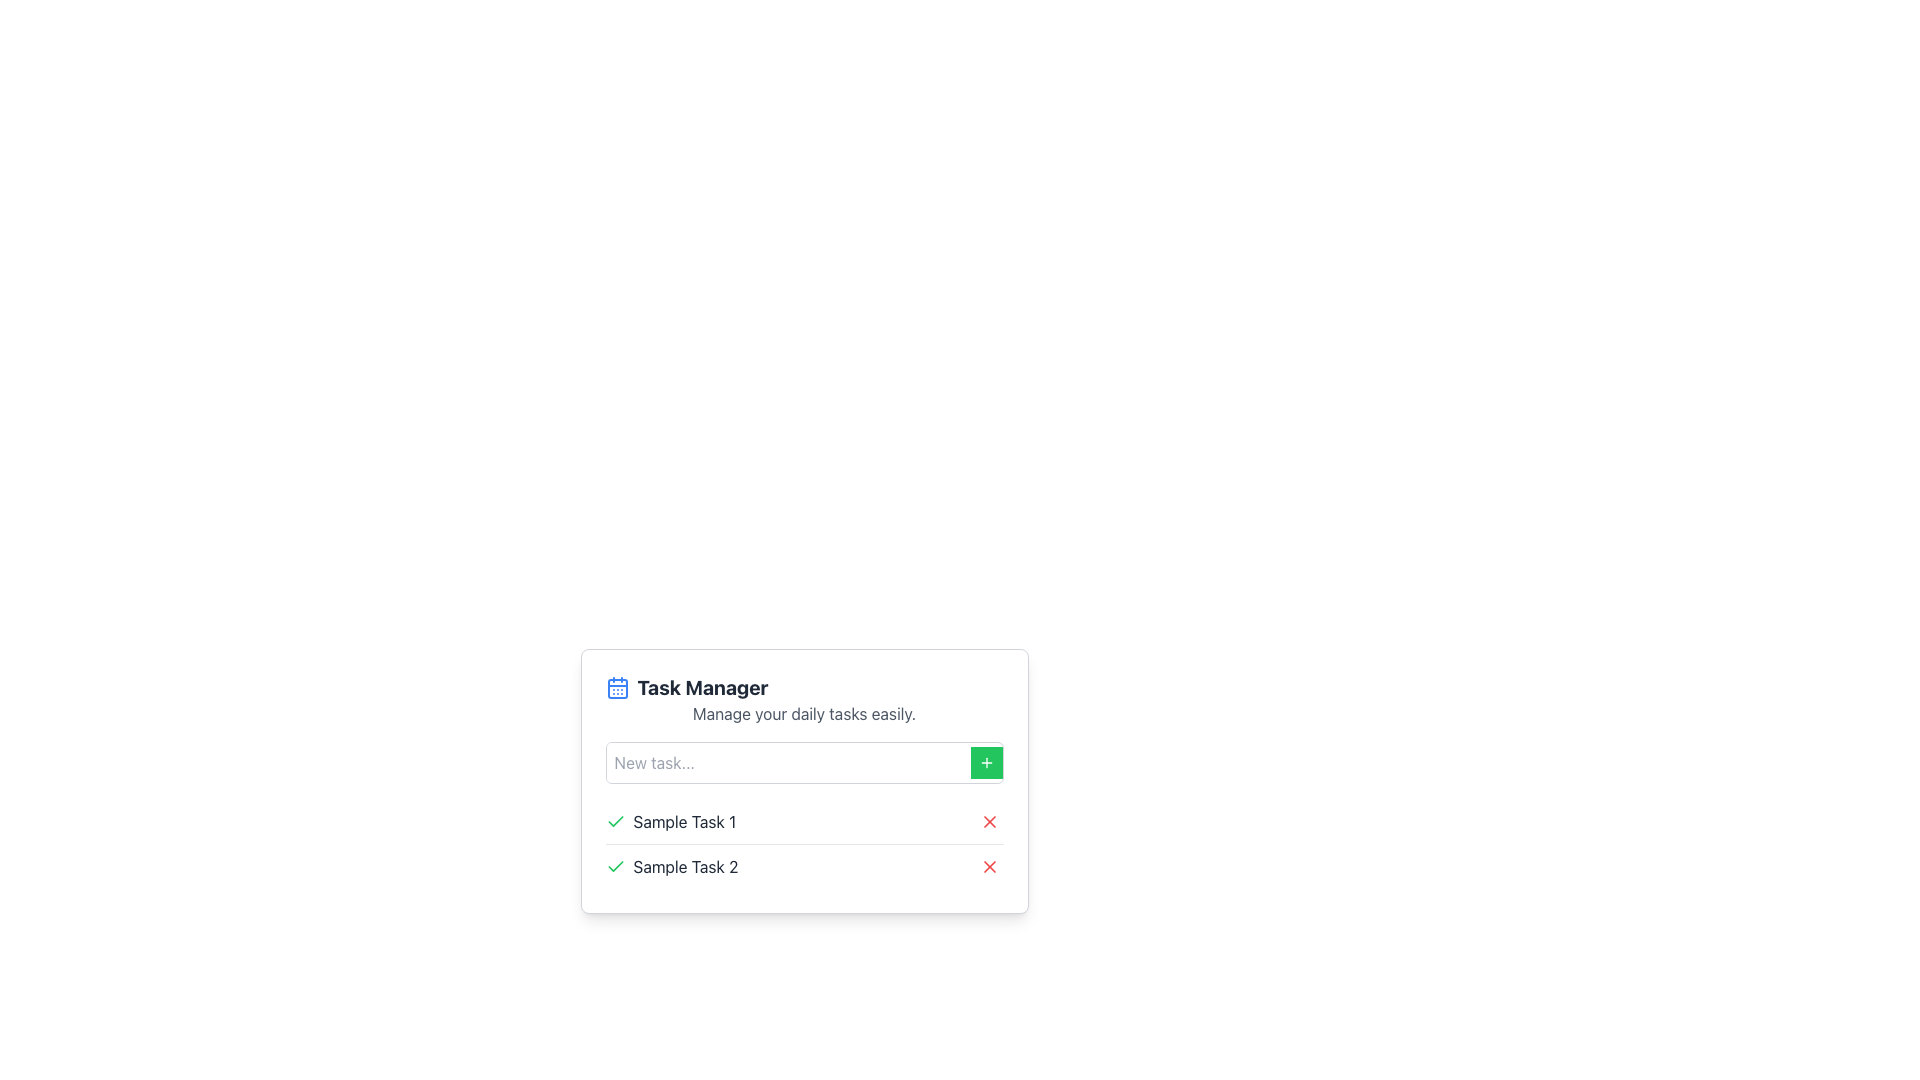 This screenshot has width=1920, height=1080. What do you see at coordinates (804, 712) in the screenshot?
I see `the descriptive text providing additional information about the 'Task Manager' feature, which is located directly beneath the bold title 'Task Manager'` at bounding box center [804, 712].